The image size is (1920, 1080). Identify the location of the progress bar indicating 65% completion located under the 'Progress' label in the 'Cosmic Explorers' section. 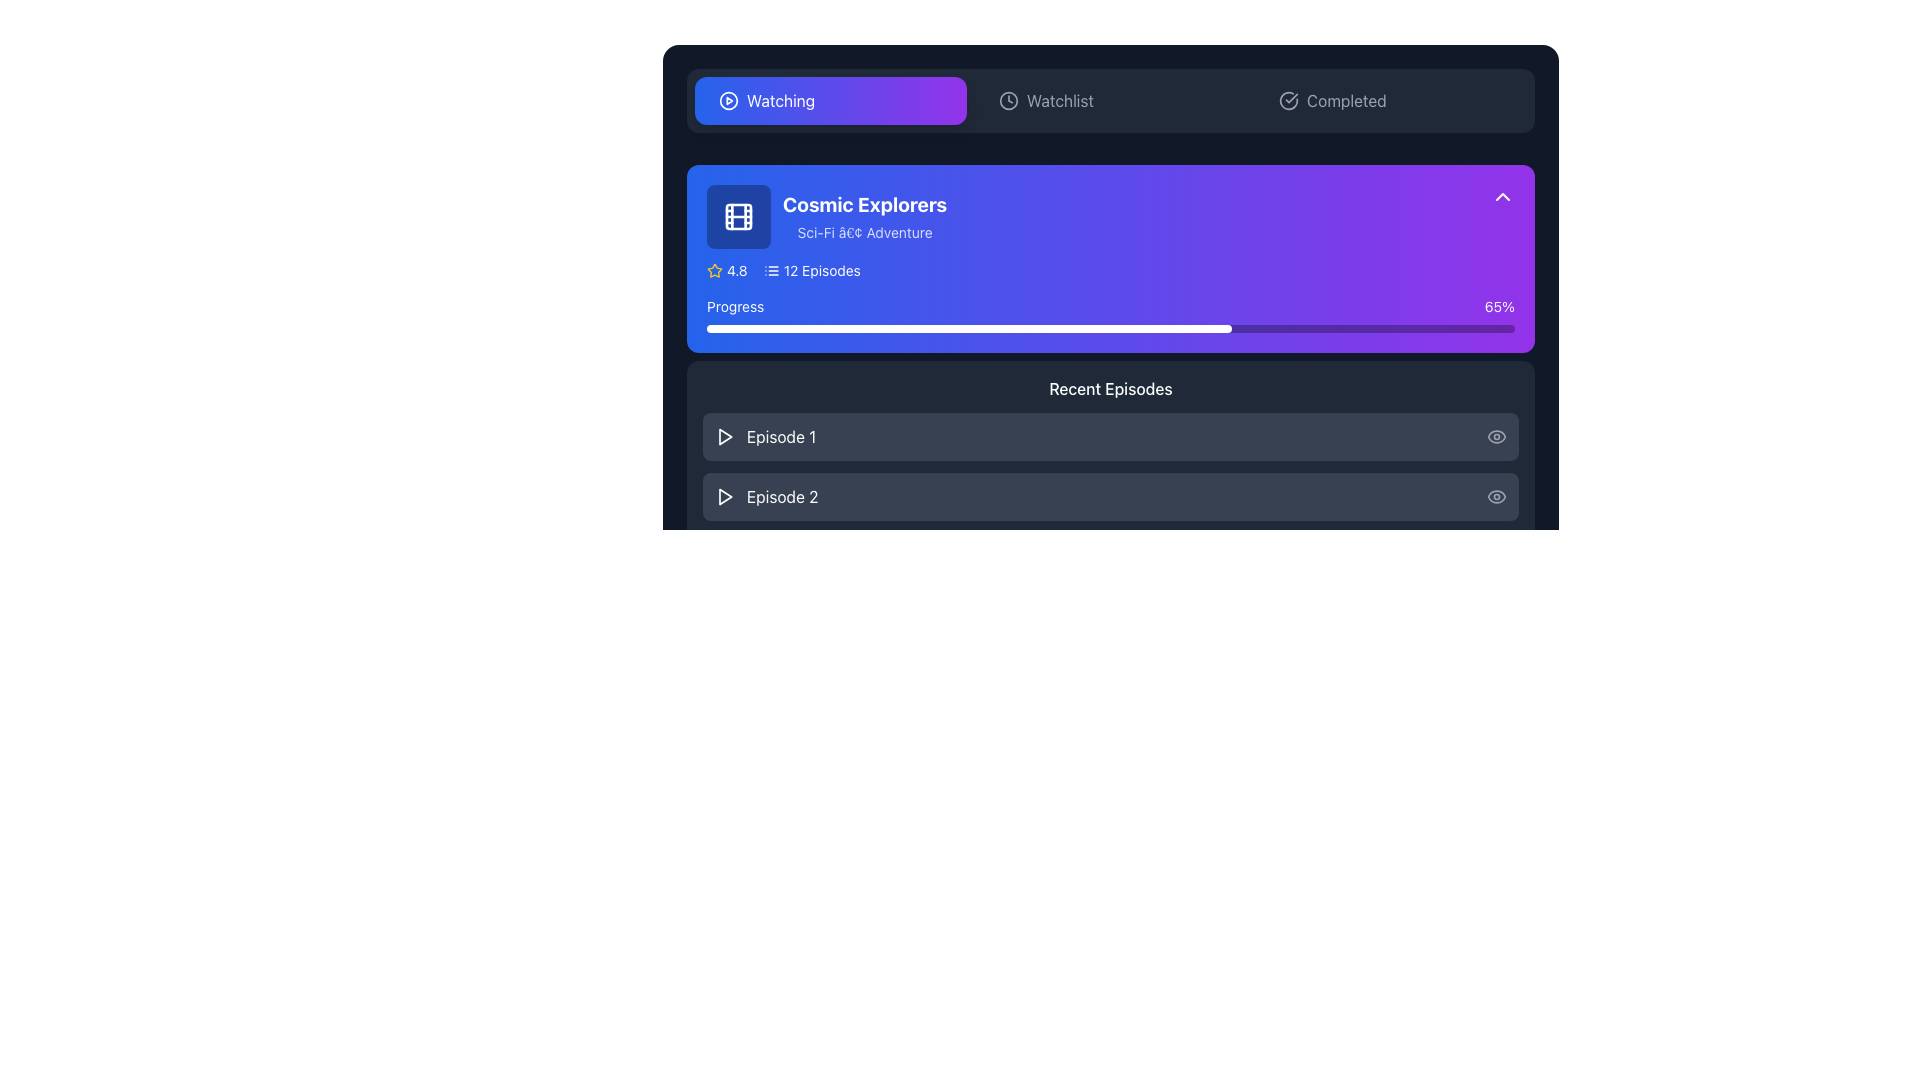
(1109, 327).